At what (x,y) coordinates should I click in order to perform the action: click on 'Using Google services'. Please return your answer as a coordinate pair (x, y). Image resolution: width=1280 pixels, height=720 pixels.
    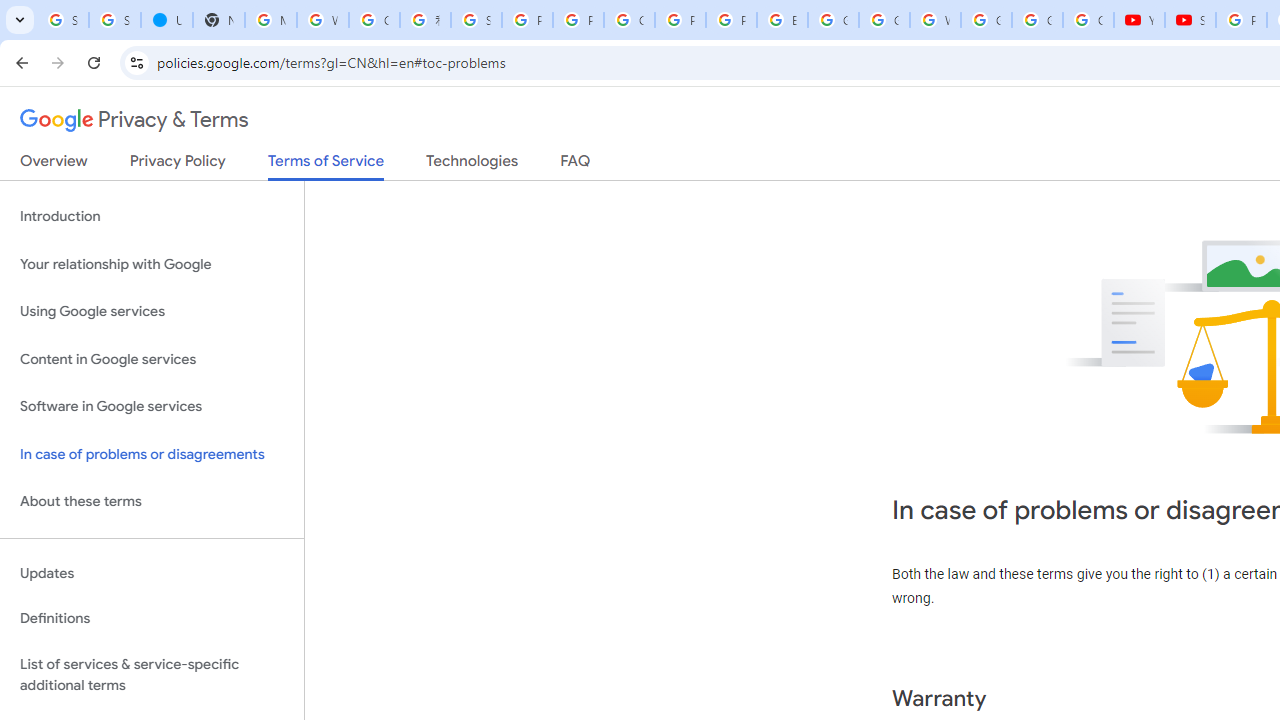
    Looking at the image, I should click on (151, 312).